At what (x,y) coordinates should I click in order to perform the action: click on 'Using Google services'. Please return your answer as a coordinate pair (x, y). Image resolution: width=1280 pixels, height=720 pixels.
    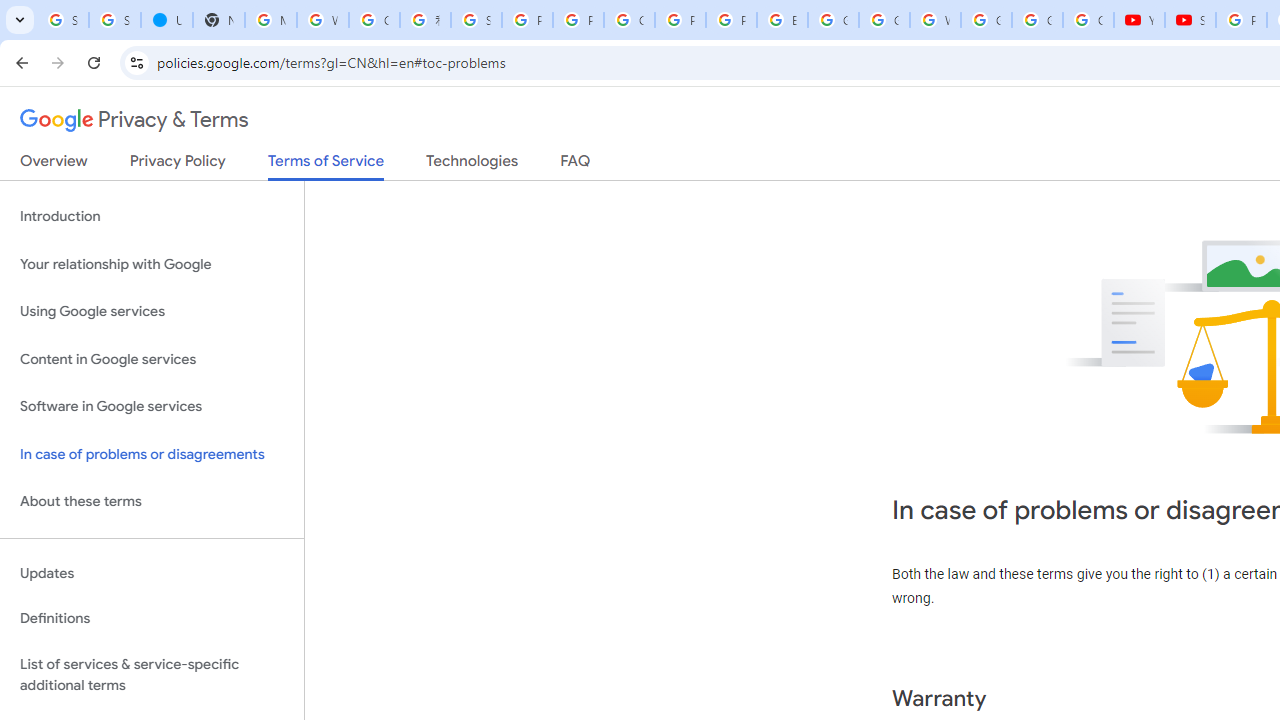
    Looking at the image, I should click on (151, 312).